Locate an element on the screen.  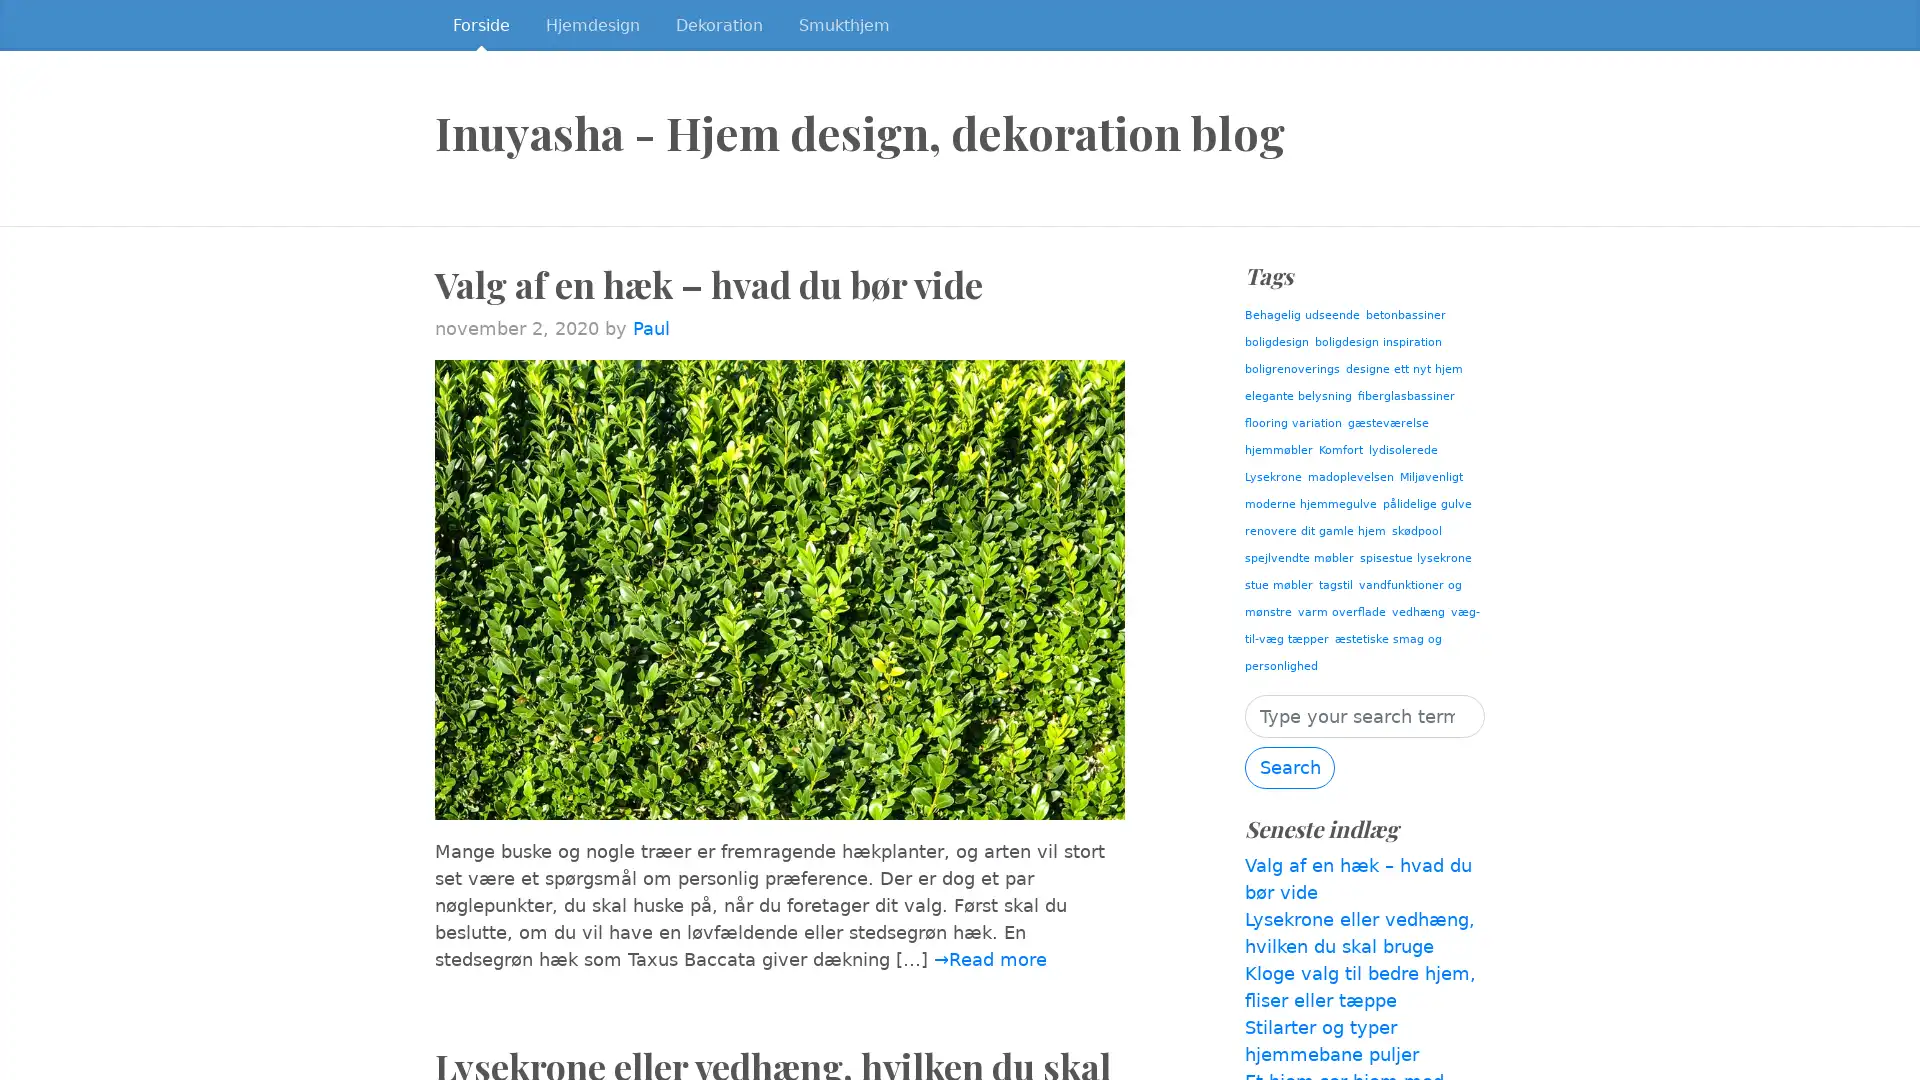
Search is located at coordinates (1290, 766).